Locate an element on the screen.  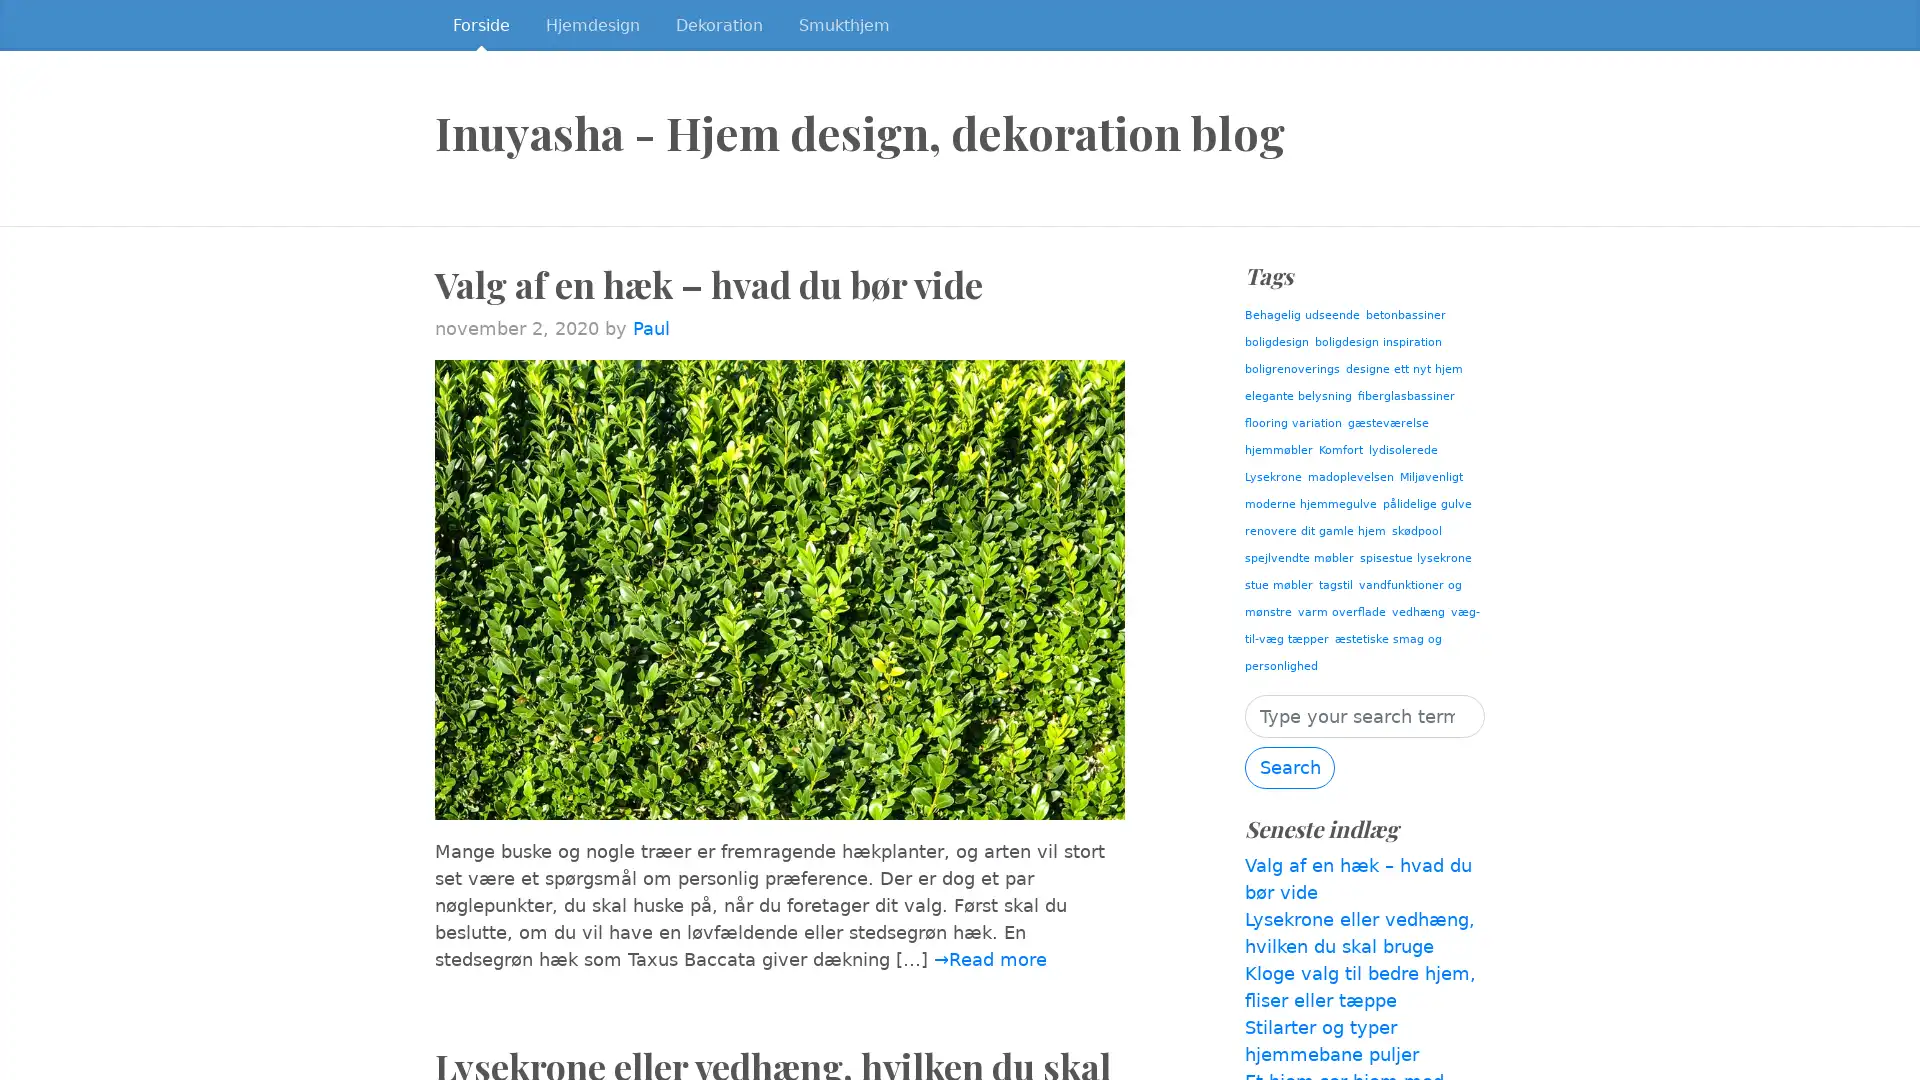
Search is located at coordinates (1290, 766).